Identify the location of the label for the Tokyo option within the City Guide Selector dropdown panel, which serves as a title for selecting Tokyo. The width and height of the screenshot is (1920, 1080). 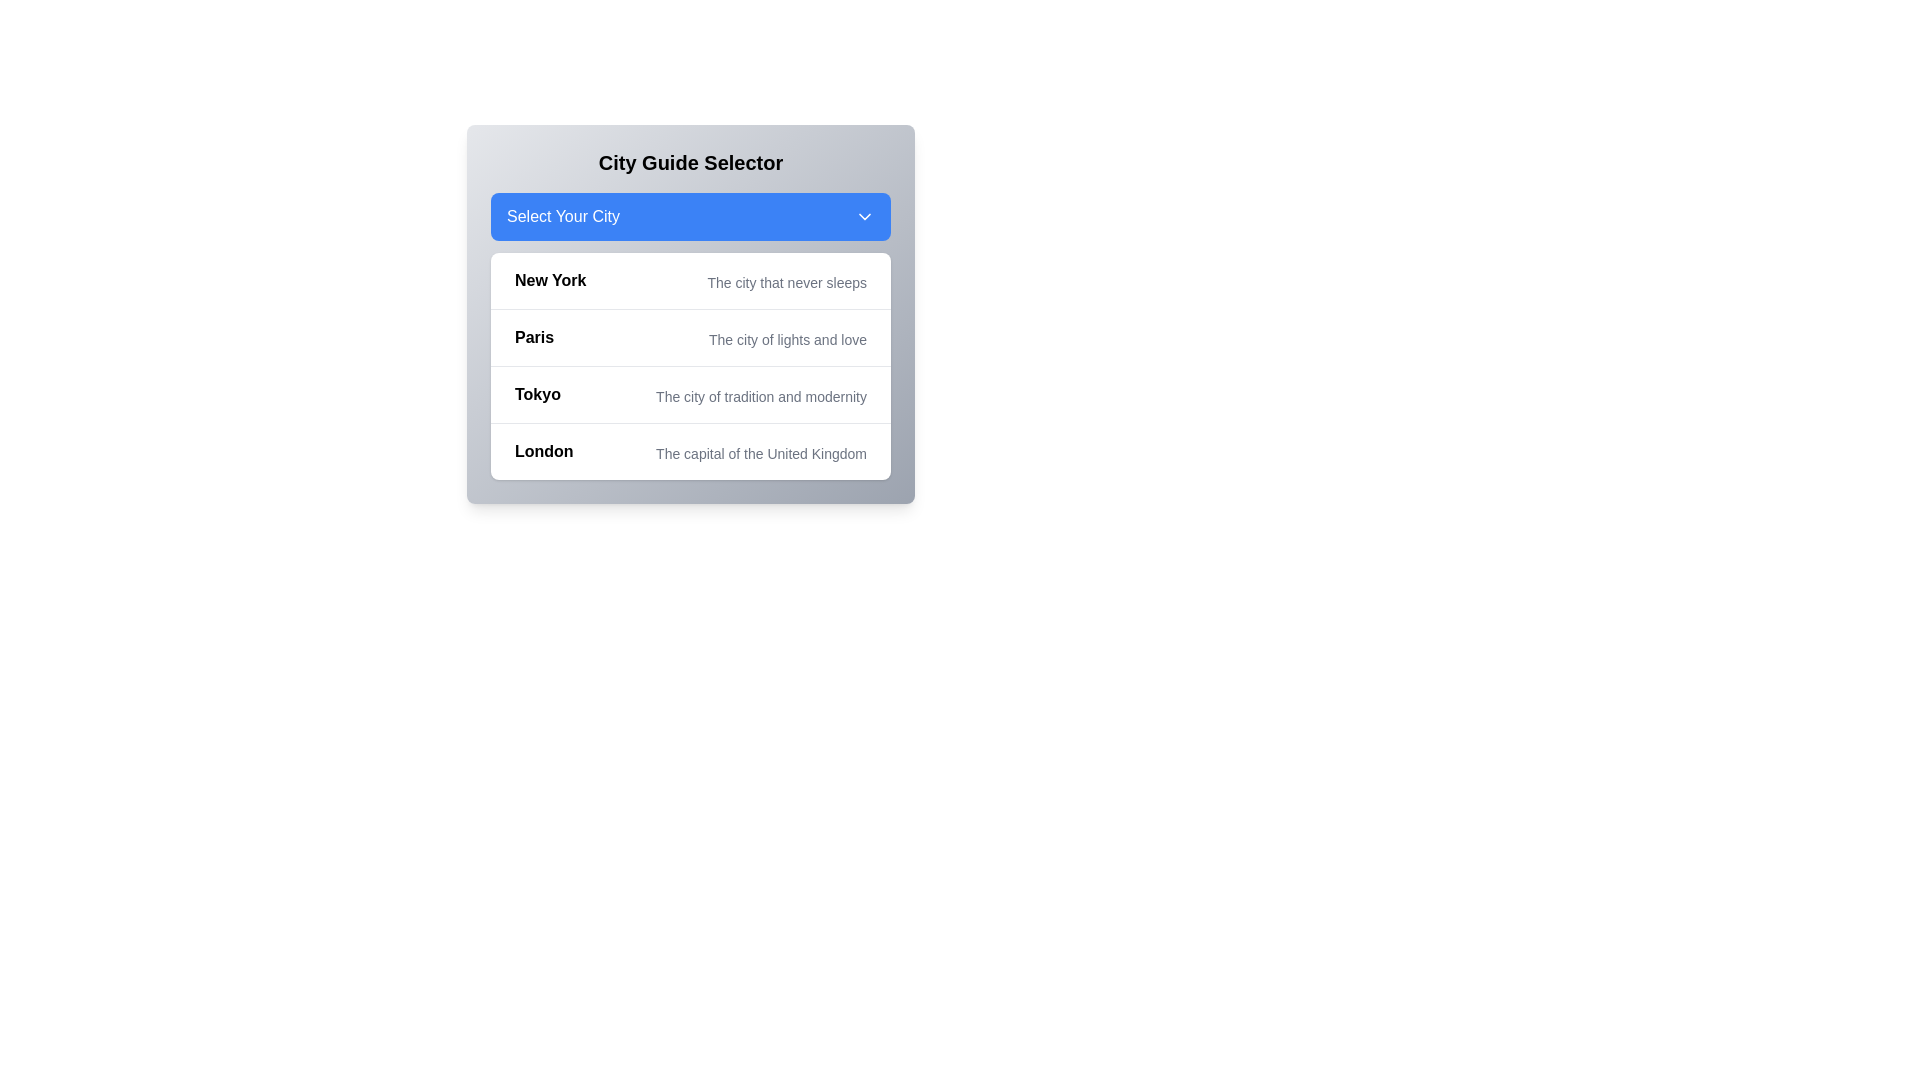
(537, 394).